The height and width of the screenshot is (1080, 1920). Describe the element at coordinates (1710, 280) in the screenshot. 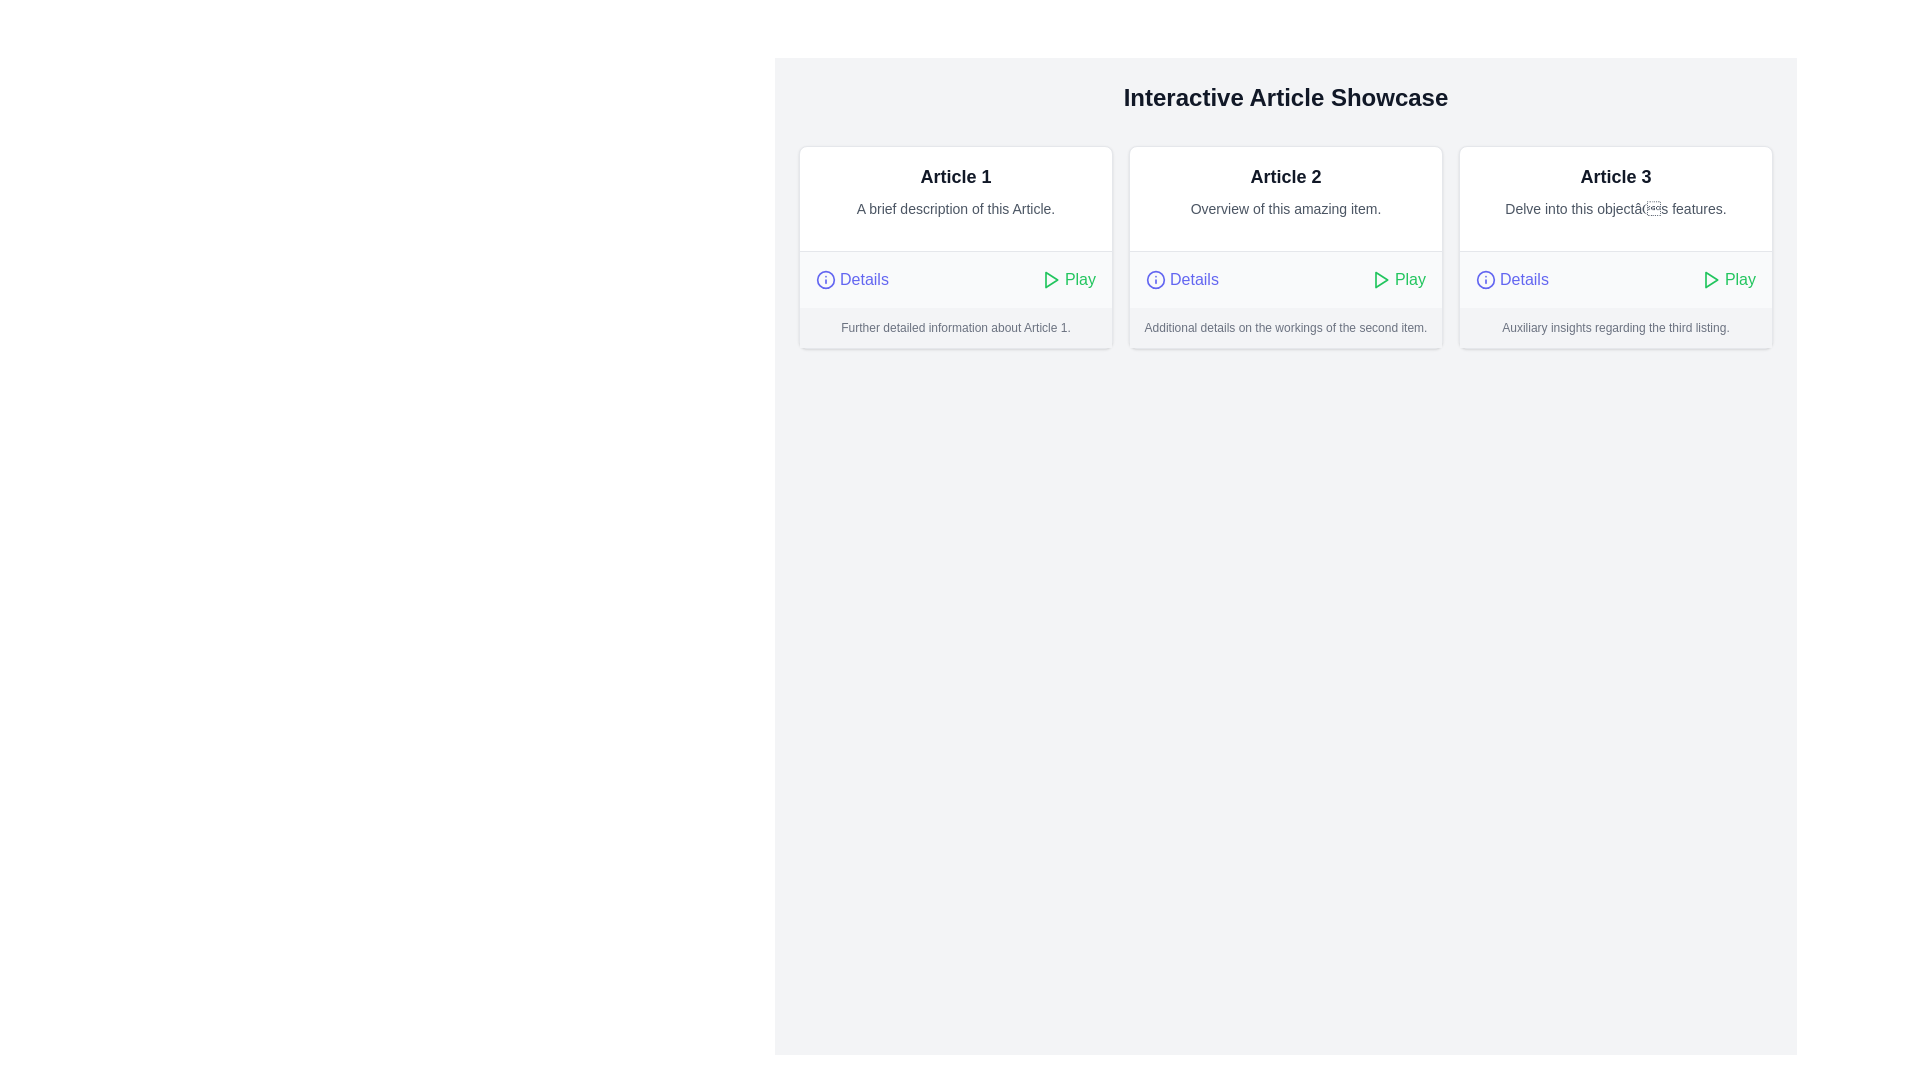

I see `the triangular play icon embedded in the SVG of the play button in the third interactive article card titled 'Article 3'` at that location.